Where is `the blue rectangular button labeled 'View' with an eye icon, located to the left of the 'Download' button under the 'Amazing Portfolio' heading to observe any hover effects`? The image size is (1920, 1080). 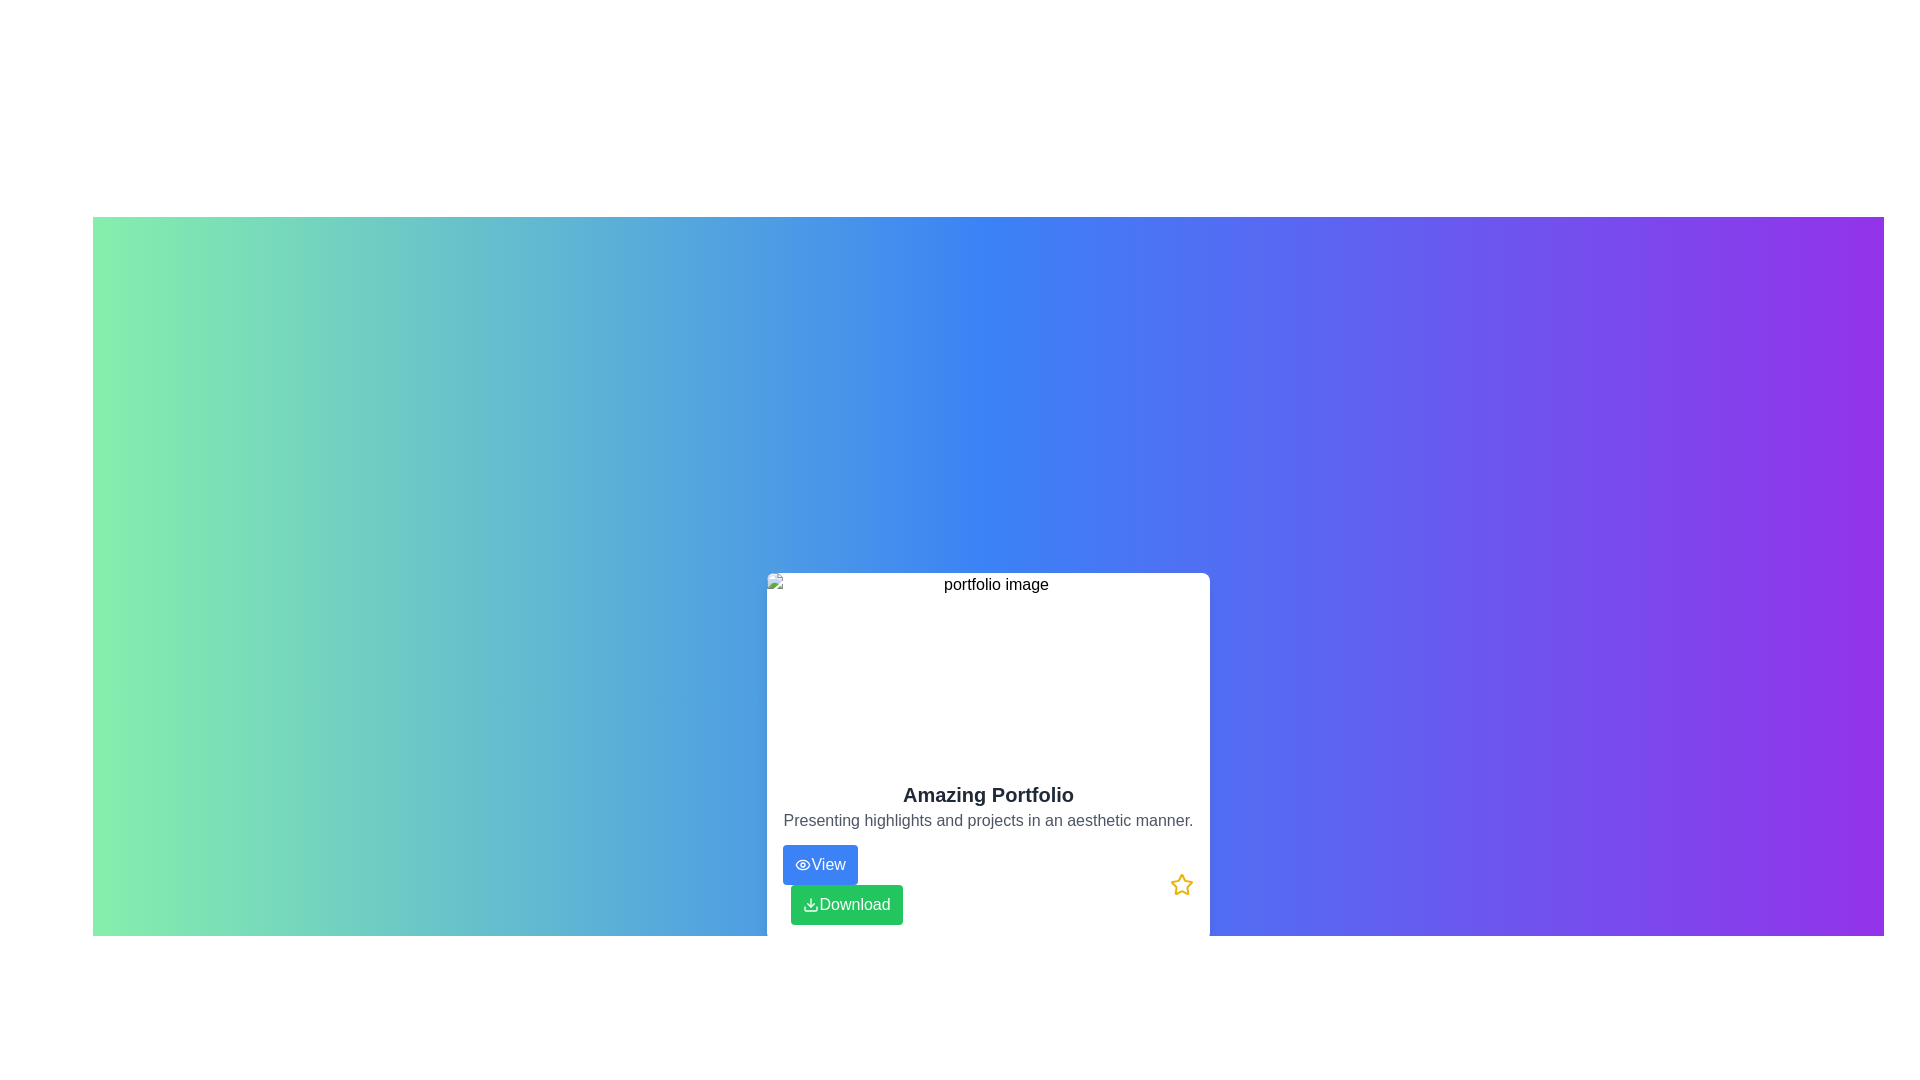 the blue rectangular button labeled 'View' with an eye icon, located to the left of the 'Download' button under the 'Amazing Portfolio' heading to observe any hover effects is located at coordinates (820, 863).